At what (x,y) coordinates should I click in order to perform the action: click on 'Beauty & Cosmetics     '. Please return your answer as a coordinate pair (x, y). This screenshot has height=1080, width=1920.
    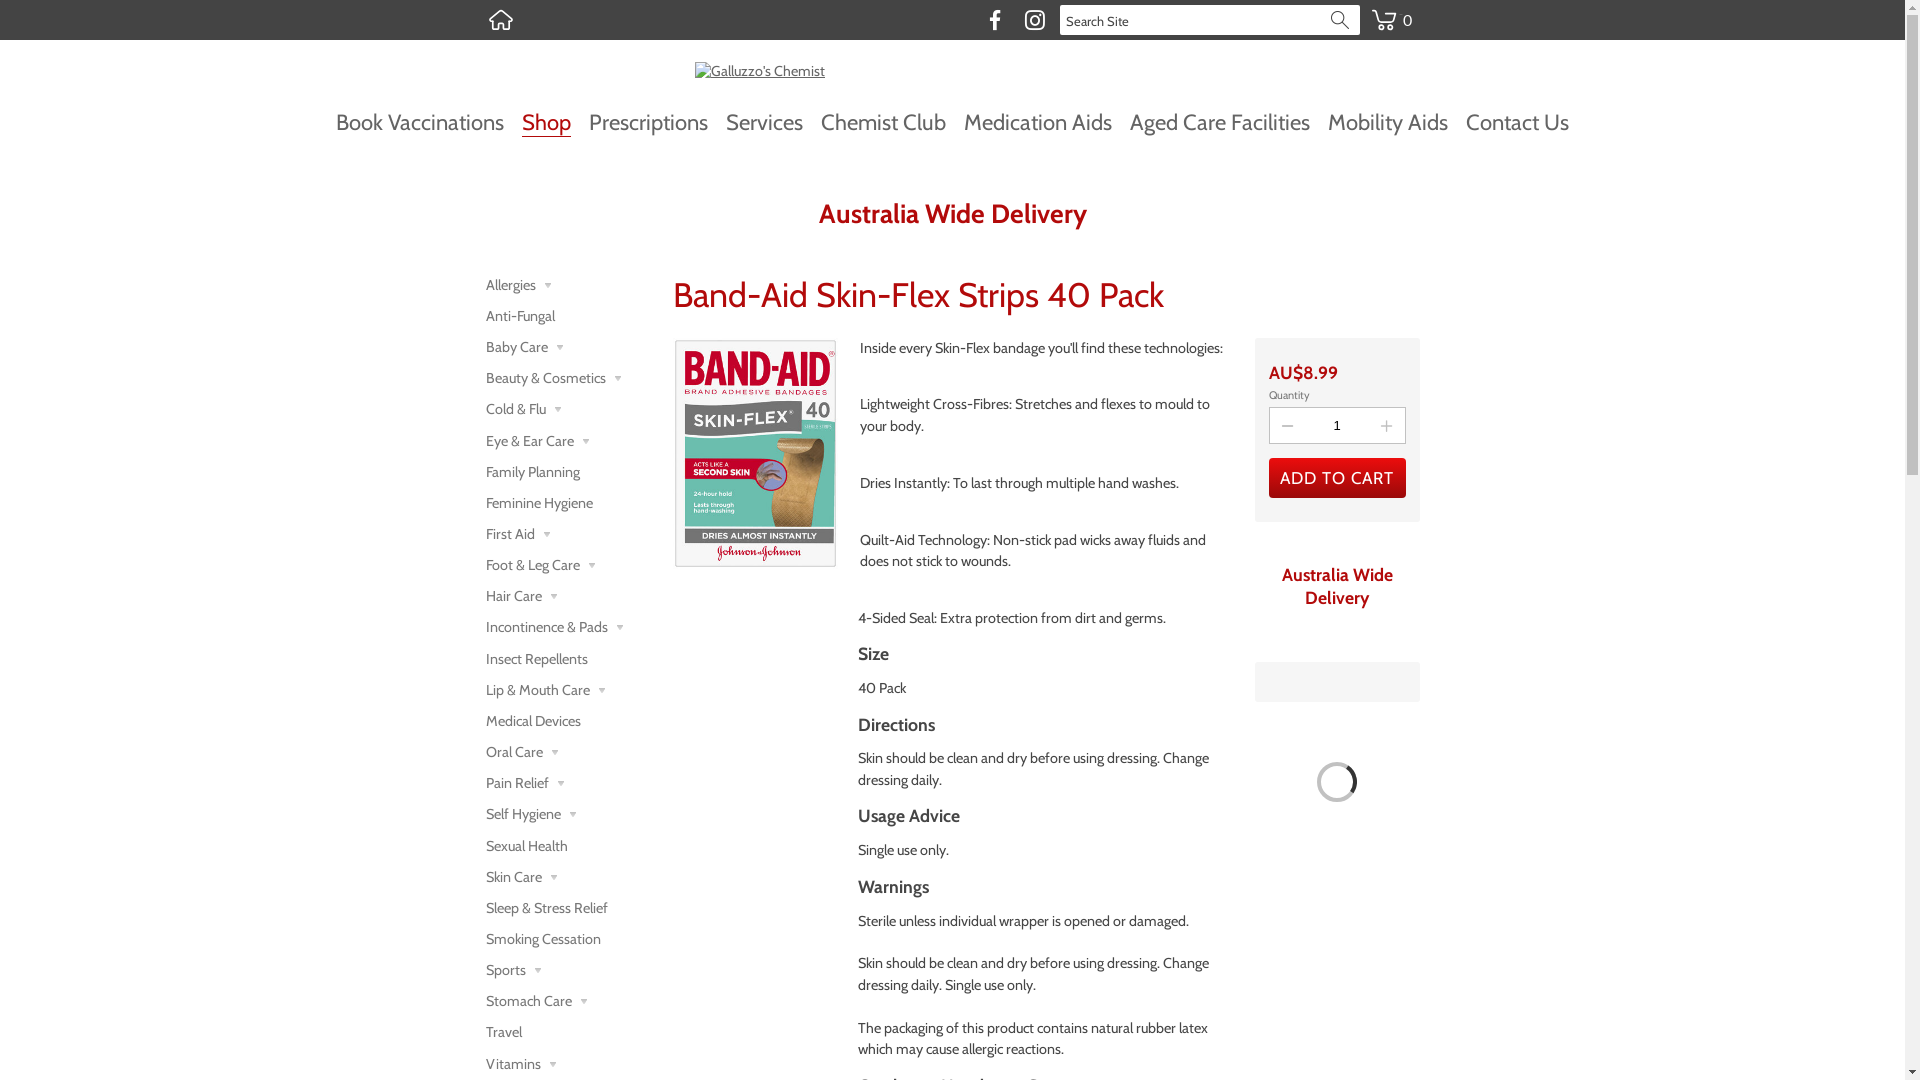
    Looking at the image, I should click on (485, 378).